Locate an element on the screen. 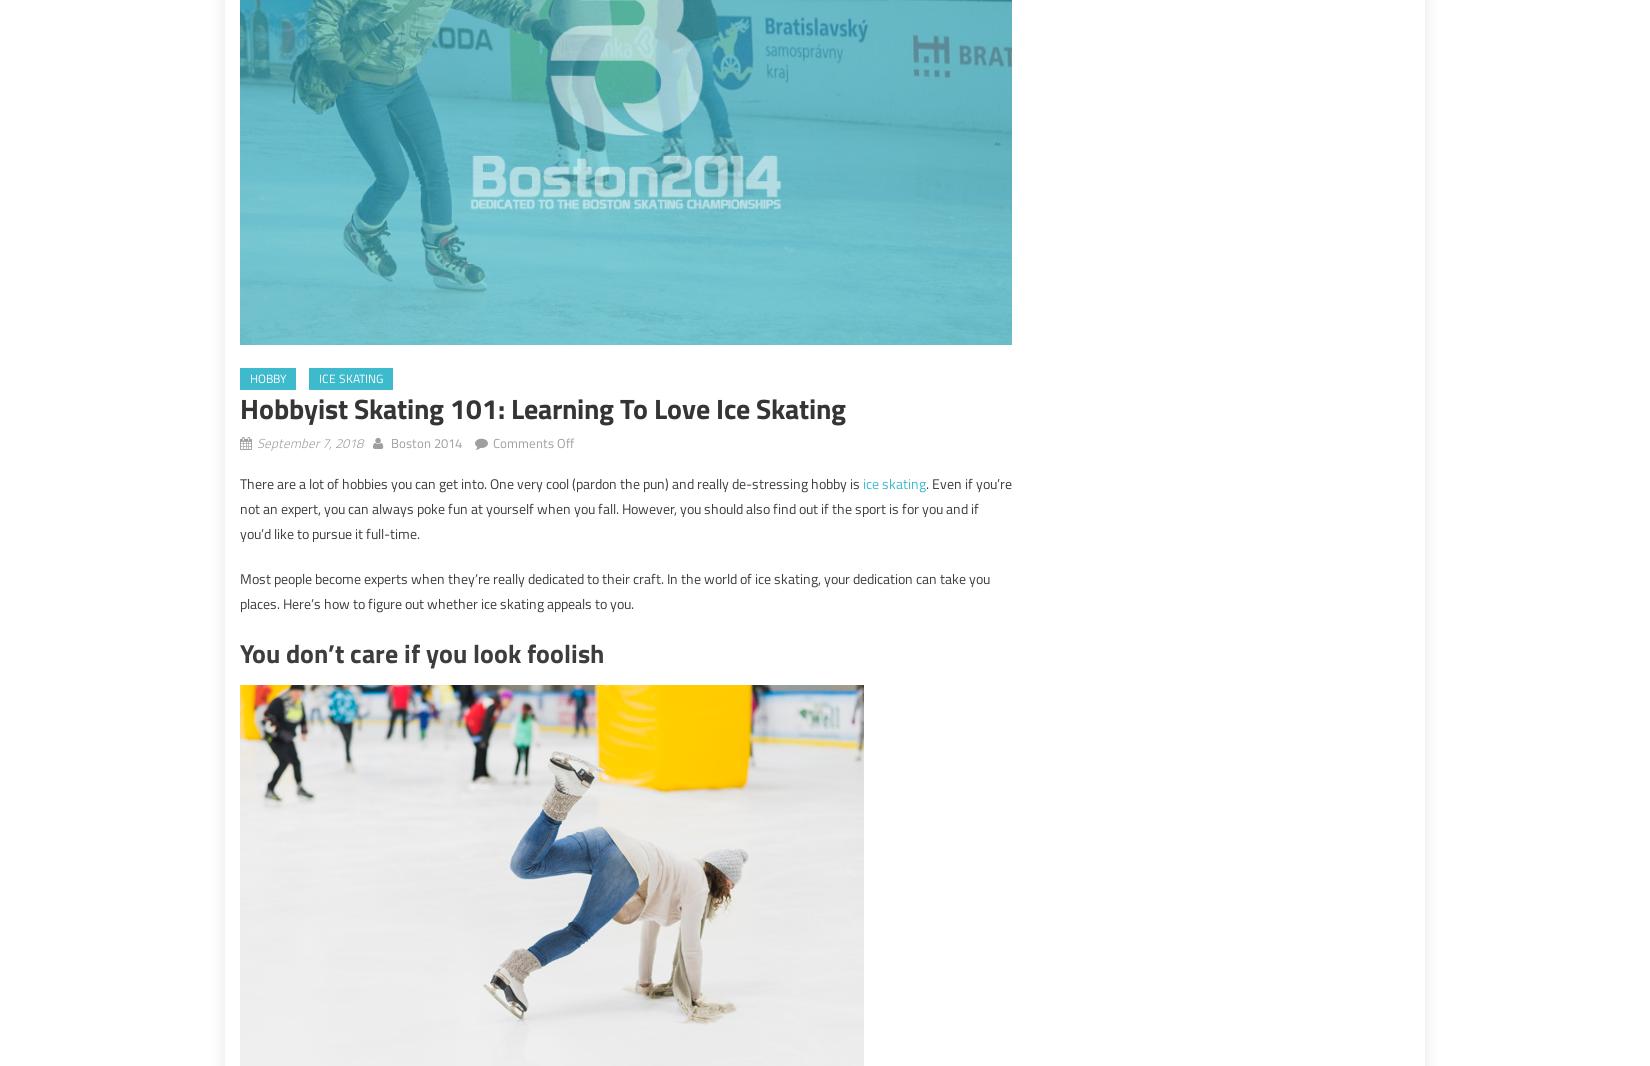 The width and height of the screenshot is (1650, 1066). 'on Hobbyist Skating 101: Learning to Love Ice Skating' is located at coordinates (722, 441).